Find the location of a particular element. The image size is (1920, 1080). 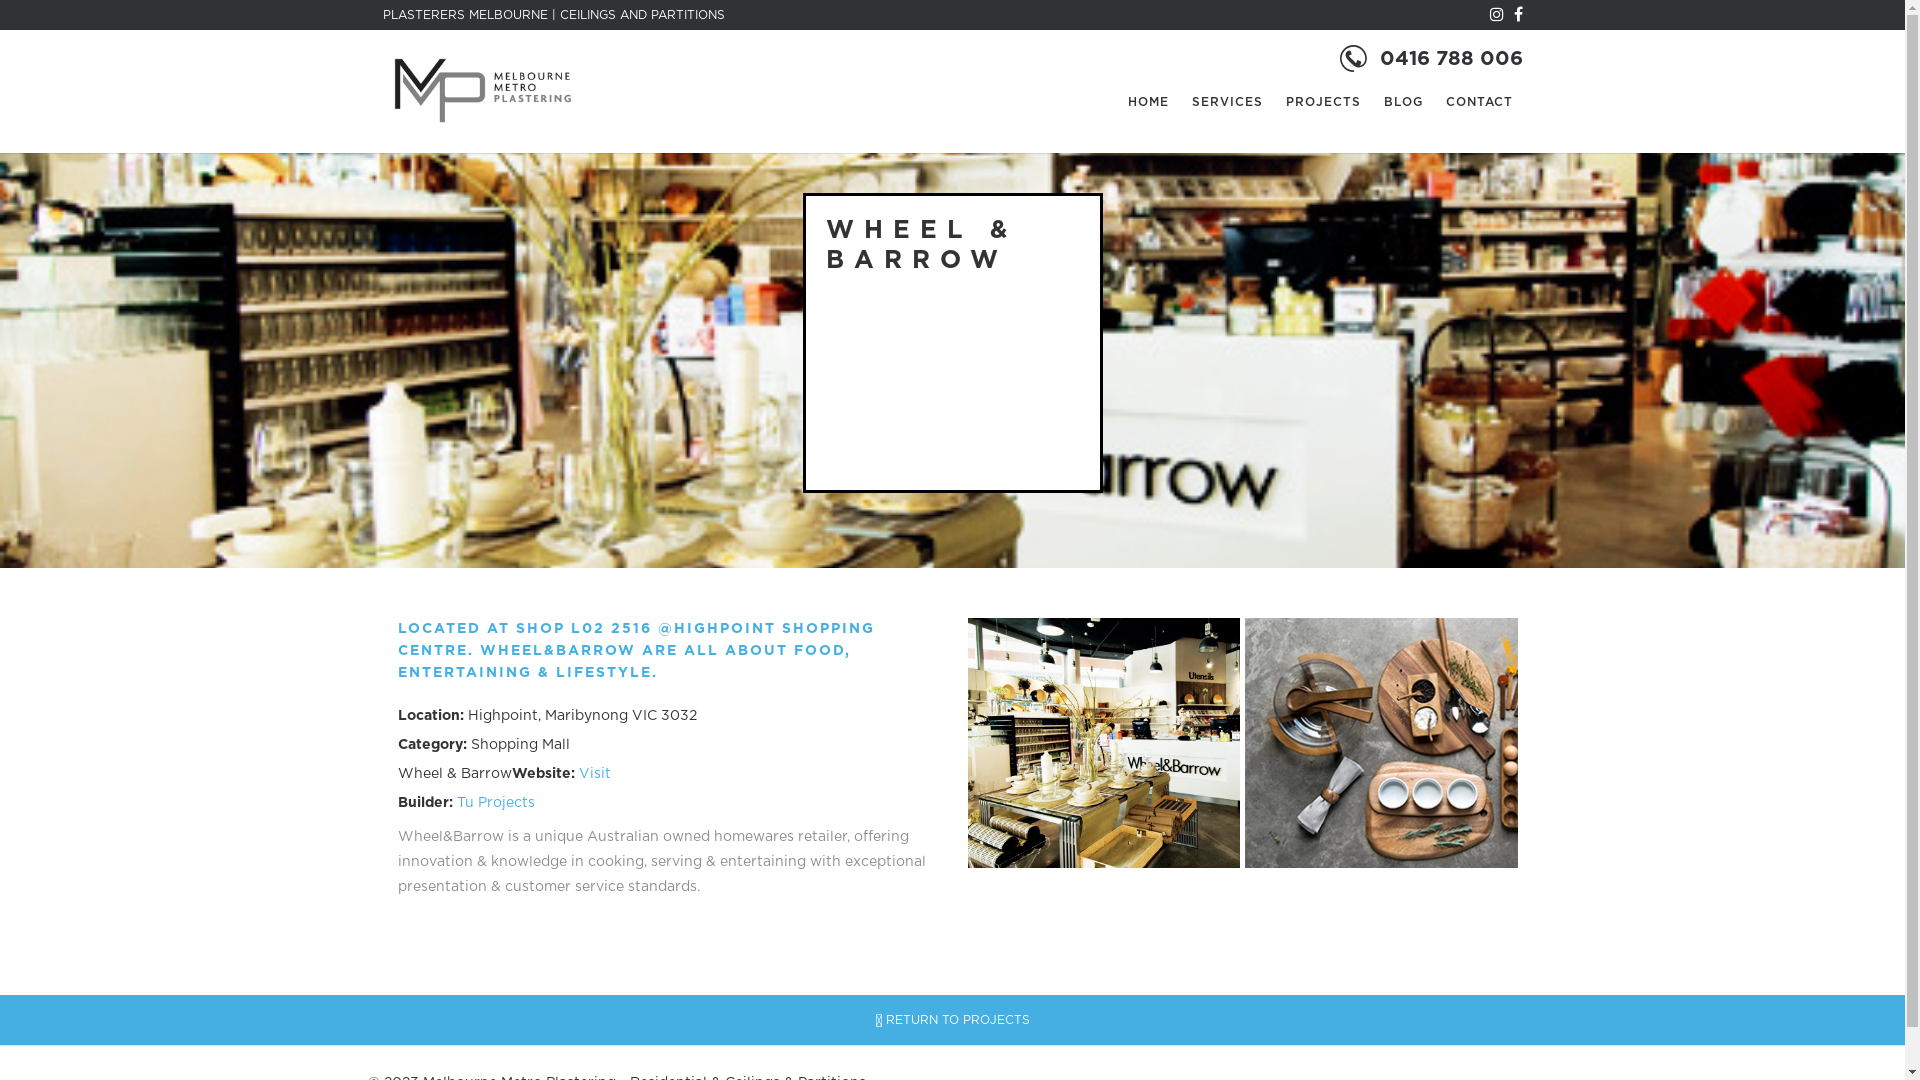

'PROJECTS' is located at coordinates (1323, 101).